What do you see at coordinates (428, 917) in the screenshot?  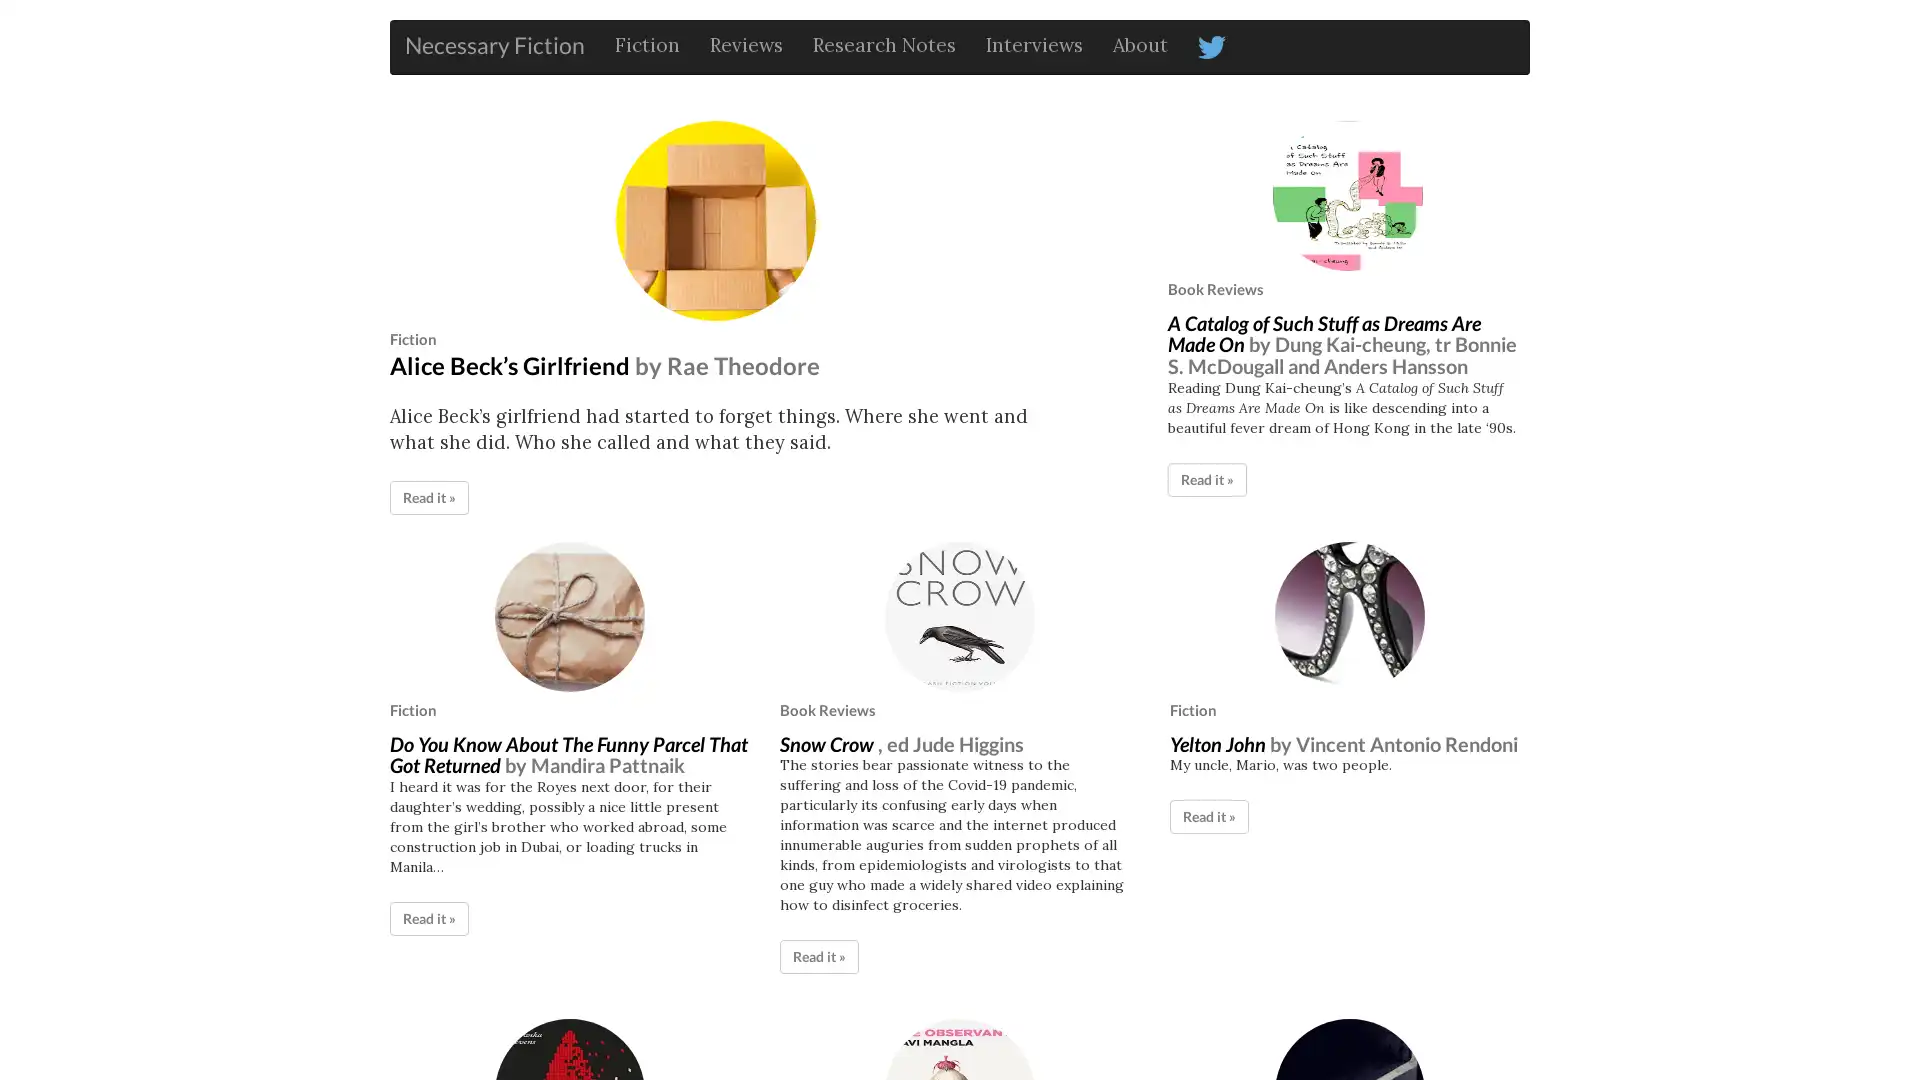 I see `Read it` at bounding box center [428, 917].